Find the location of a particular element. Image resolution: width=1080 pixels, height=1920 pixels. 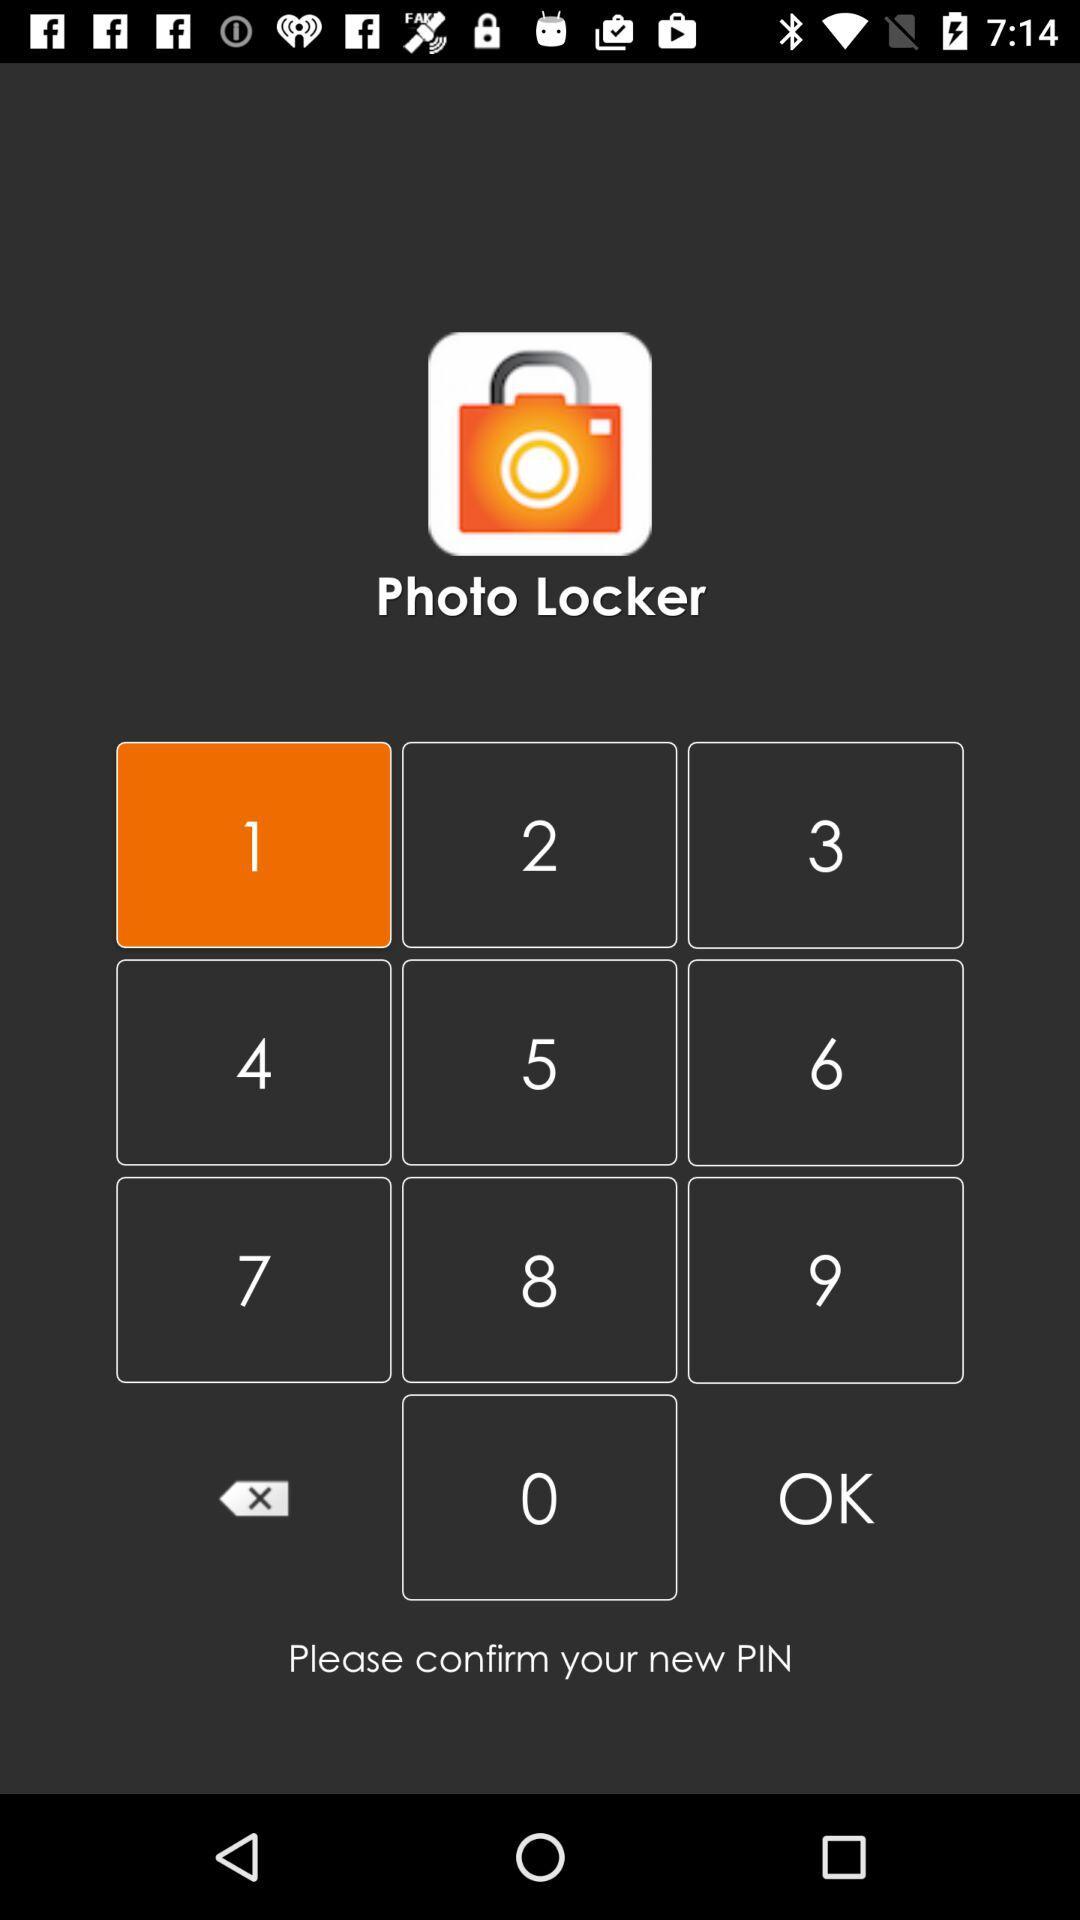

the icon below the 3 icon is located at coordinates (538, 1061).